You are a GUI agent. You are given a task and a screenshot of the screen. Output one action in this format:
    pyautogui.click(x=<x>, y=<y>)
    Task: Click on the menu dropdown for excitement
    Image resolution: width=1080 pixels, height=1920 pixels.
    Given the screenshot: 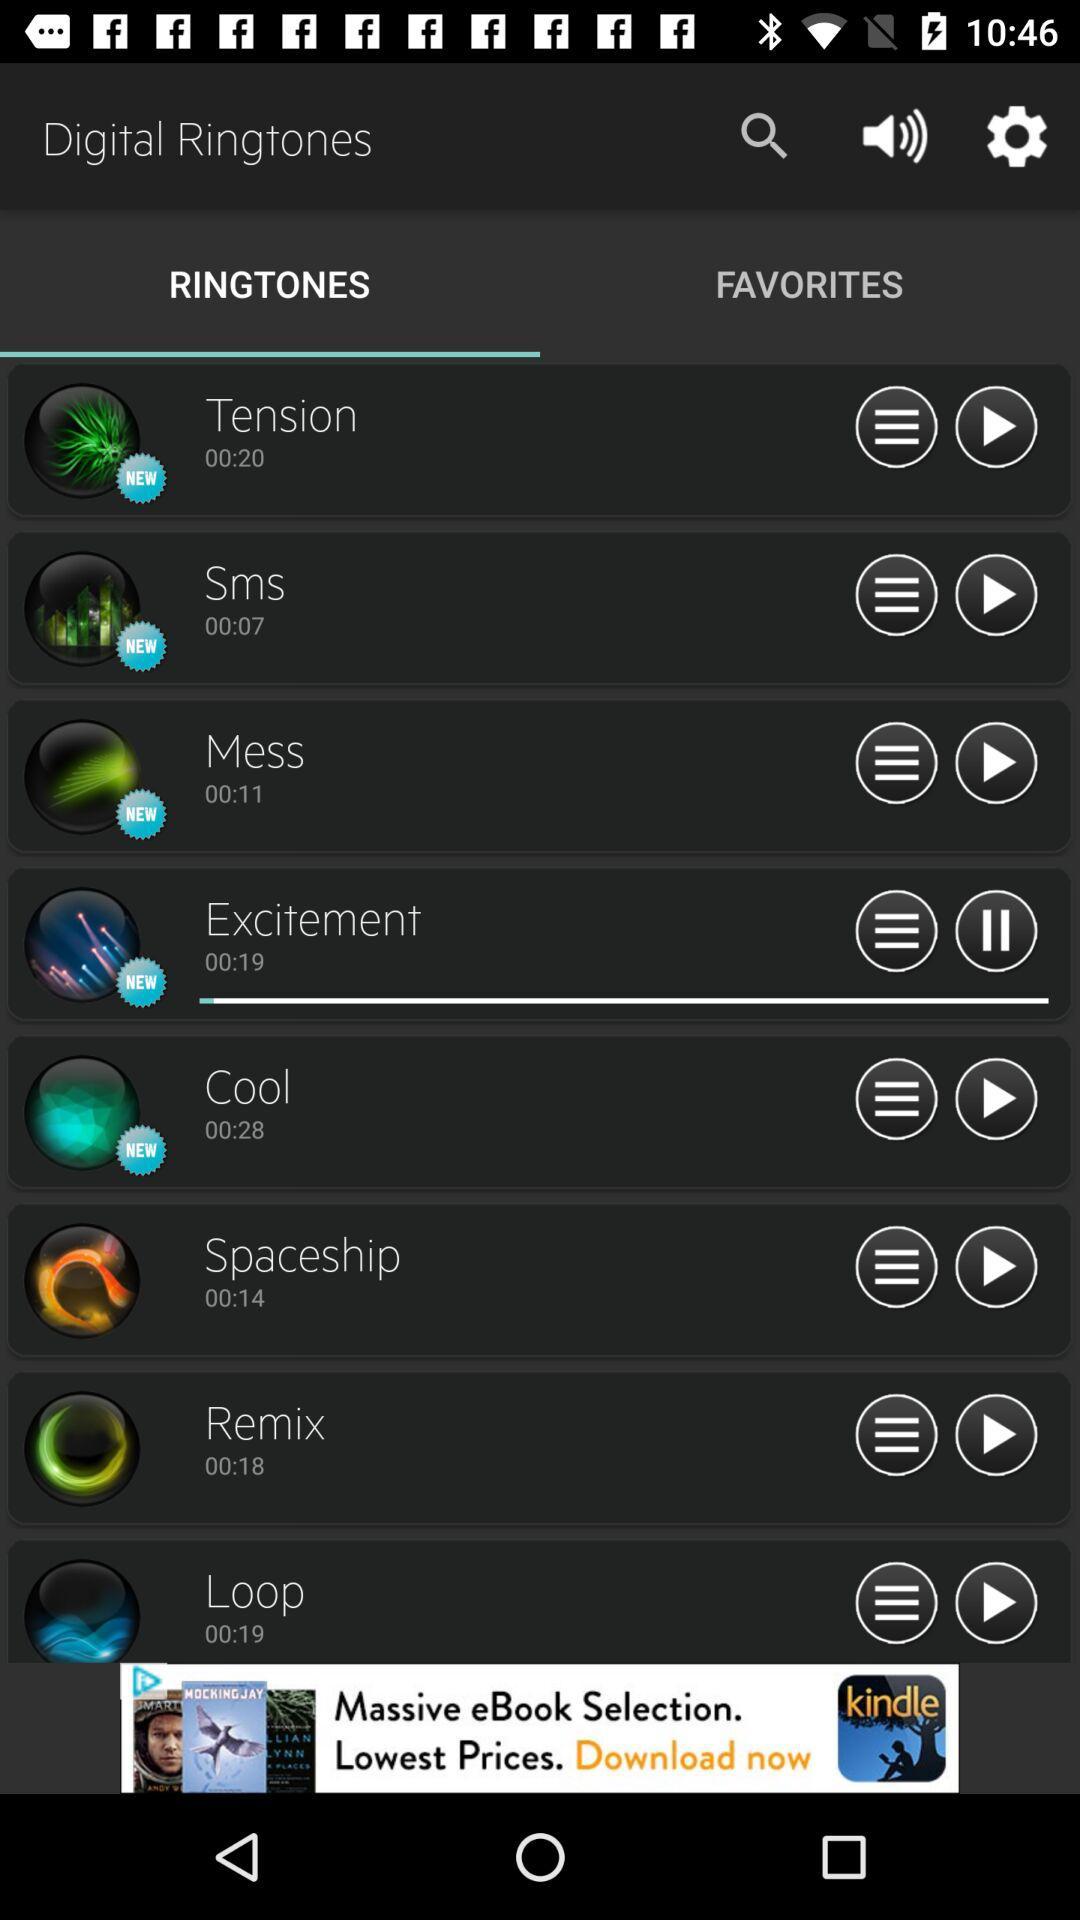 What is the action you would take?
    pyautogui.click(x=895, y=931)
    